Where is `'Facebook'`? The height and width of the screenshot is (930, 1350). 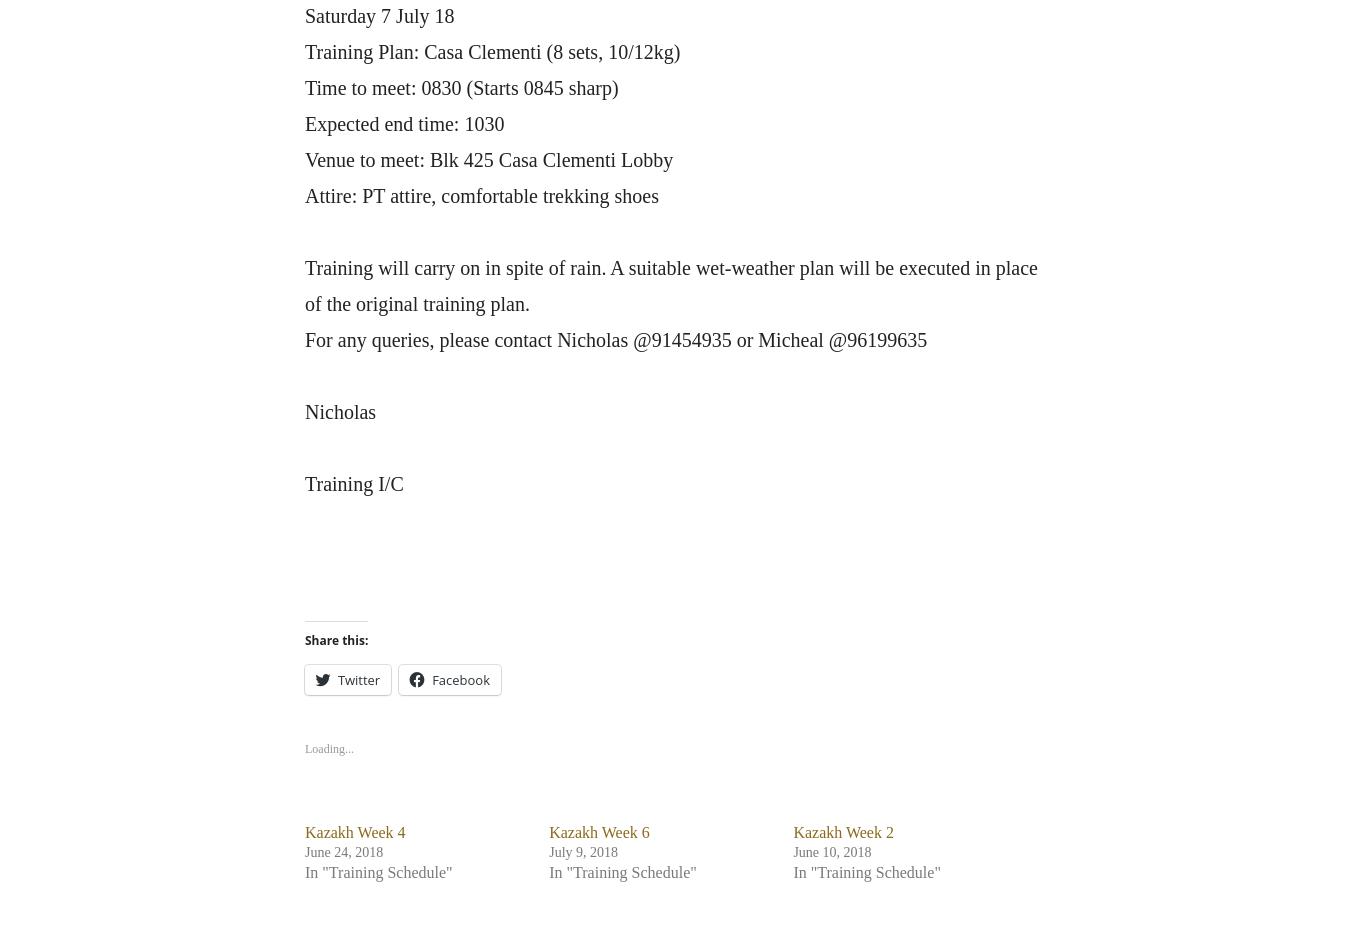
'Facebook' is located at coordinates (460, 679).